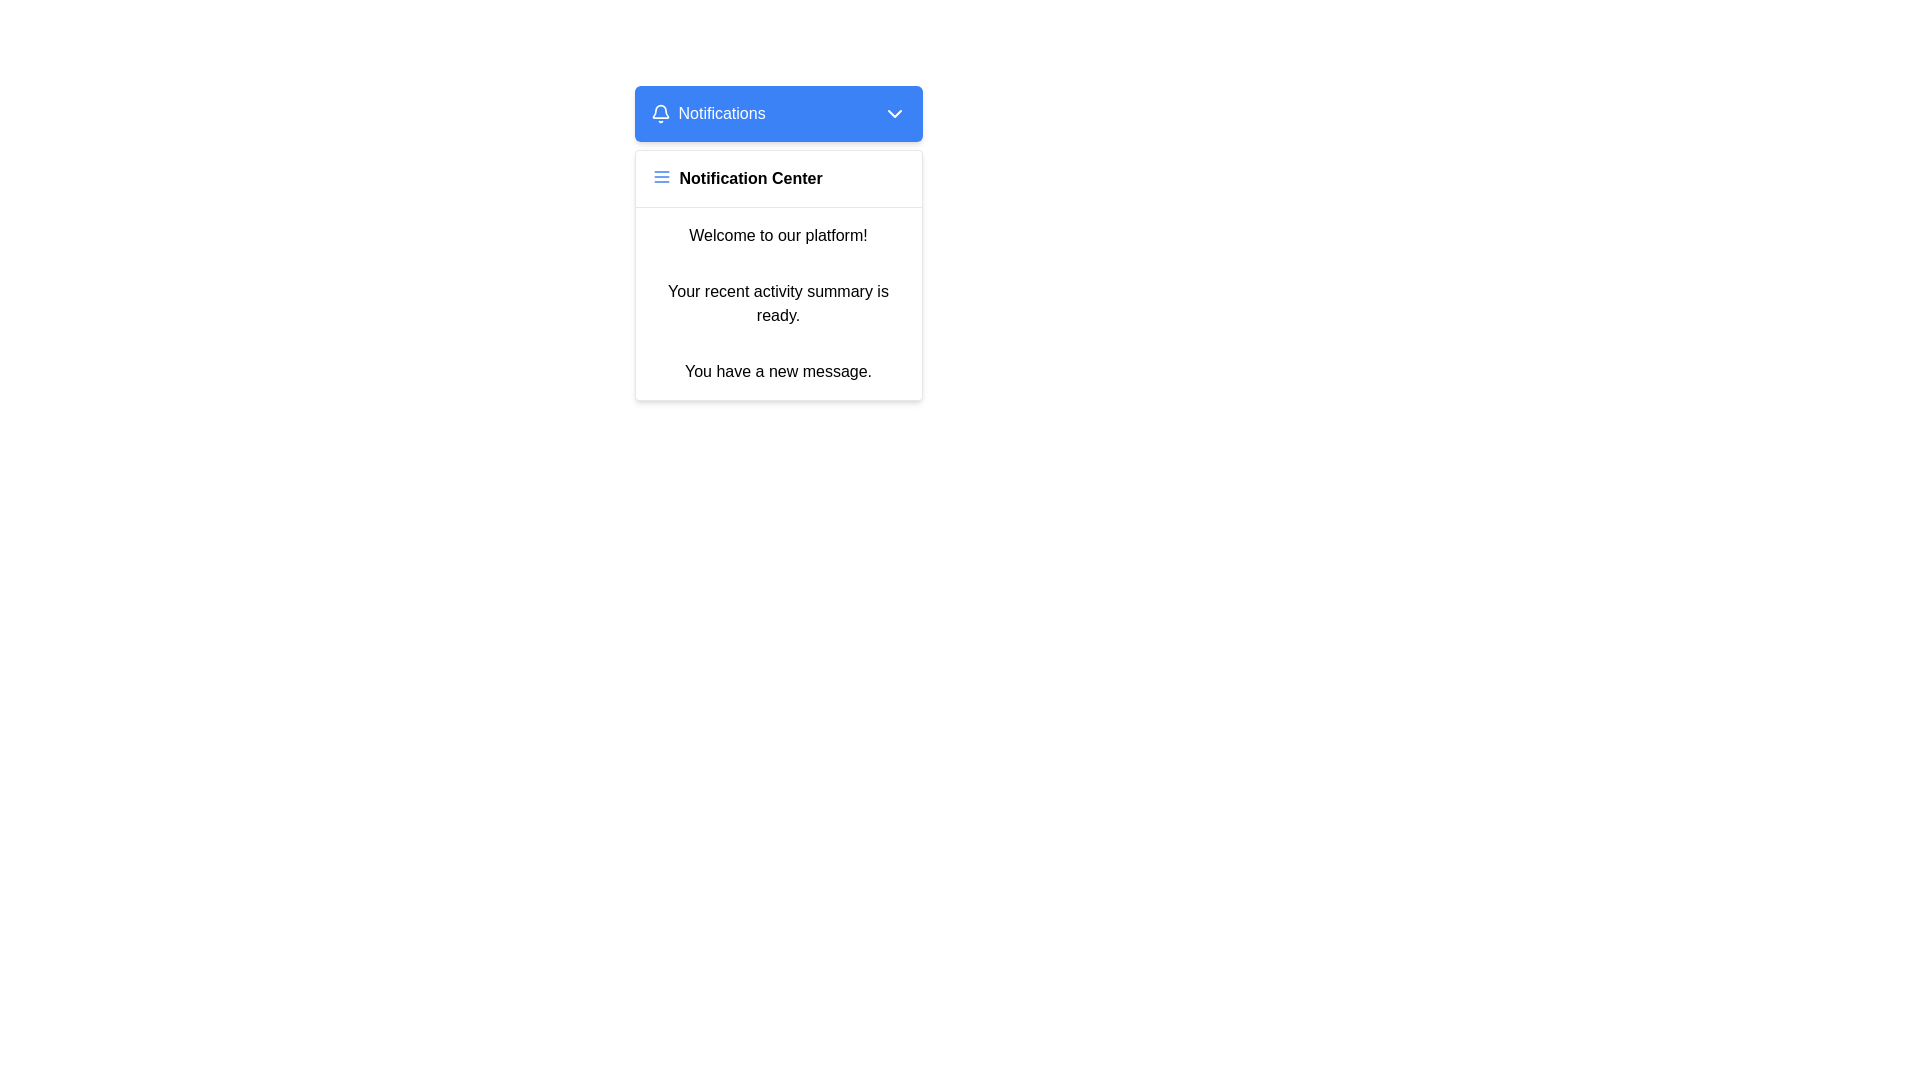 Image resolution: width=1920 pixels, height=1080 pixels. I want to click on text from the notification center's text block, which contains a welcome message, recent activity summary, and new message notification, so click(777, 304).